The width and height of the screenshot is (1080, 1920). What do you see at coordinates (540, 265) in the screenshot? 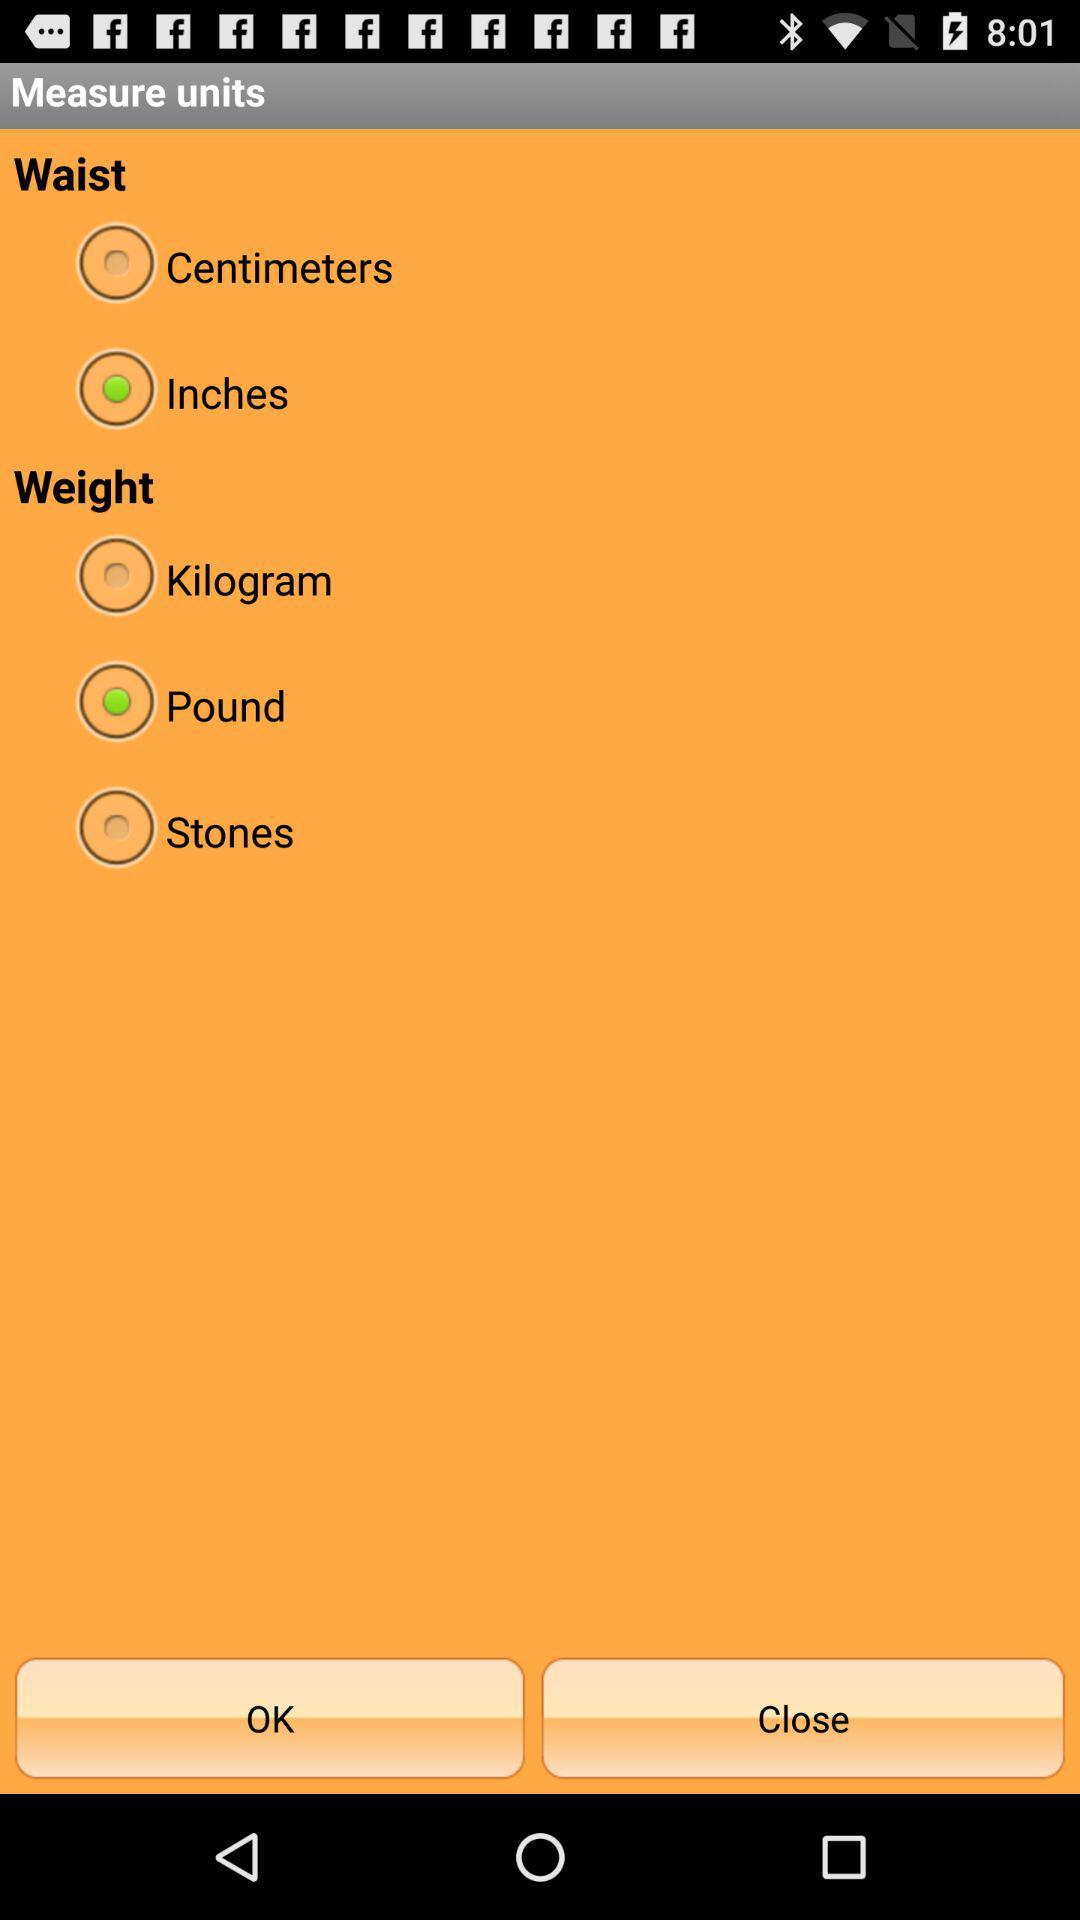
I see `centimeters item` at bounding box center [540, 265].